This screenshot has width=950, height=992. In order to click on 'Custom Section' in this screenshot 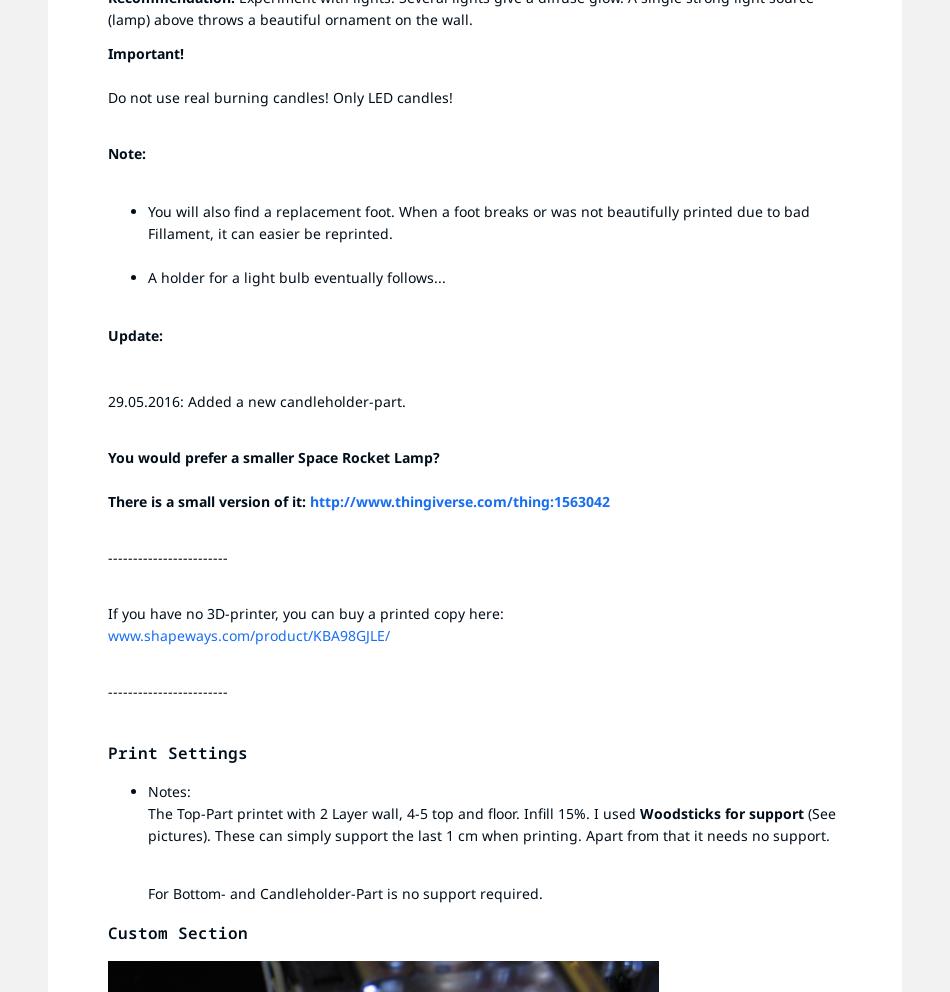, I will do `click(178, 931)`.